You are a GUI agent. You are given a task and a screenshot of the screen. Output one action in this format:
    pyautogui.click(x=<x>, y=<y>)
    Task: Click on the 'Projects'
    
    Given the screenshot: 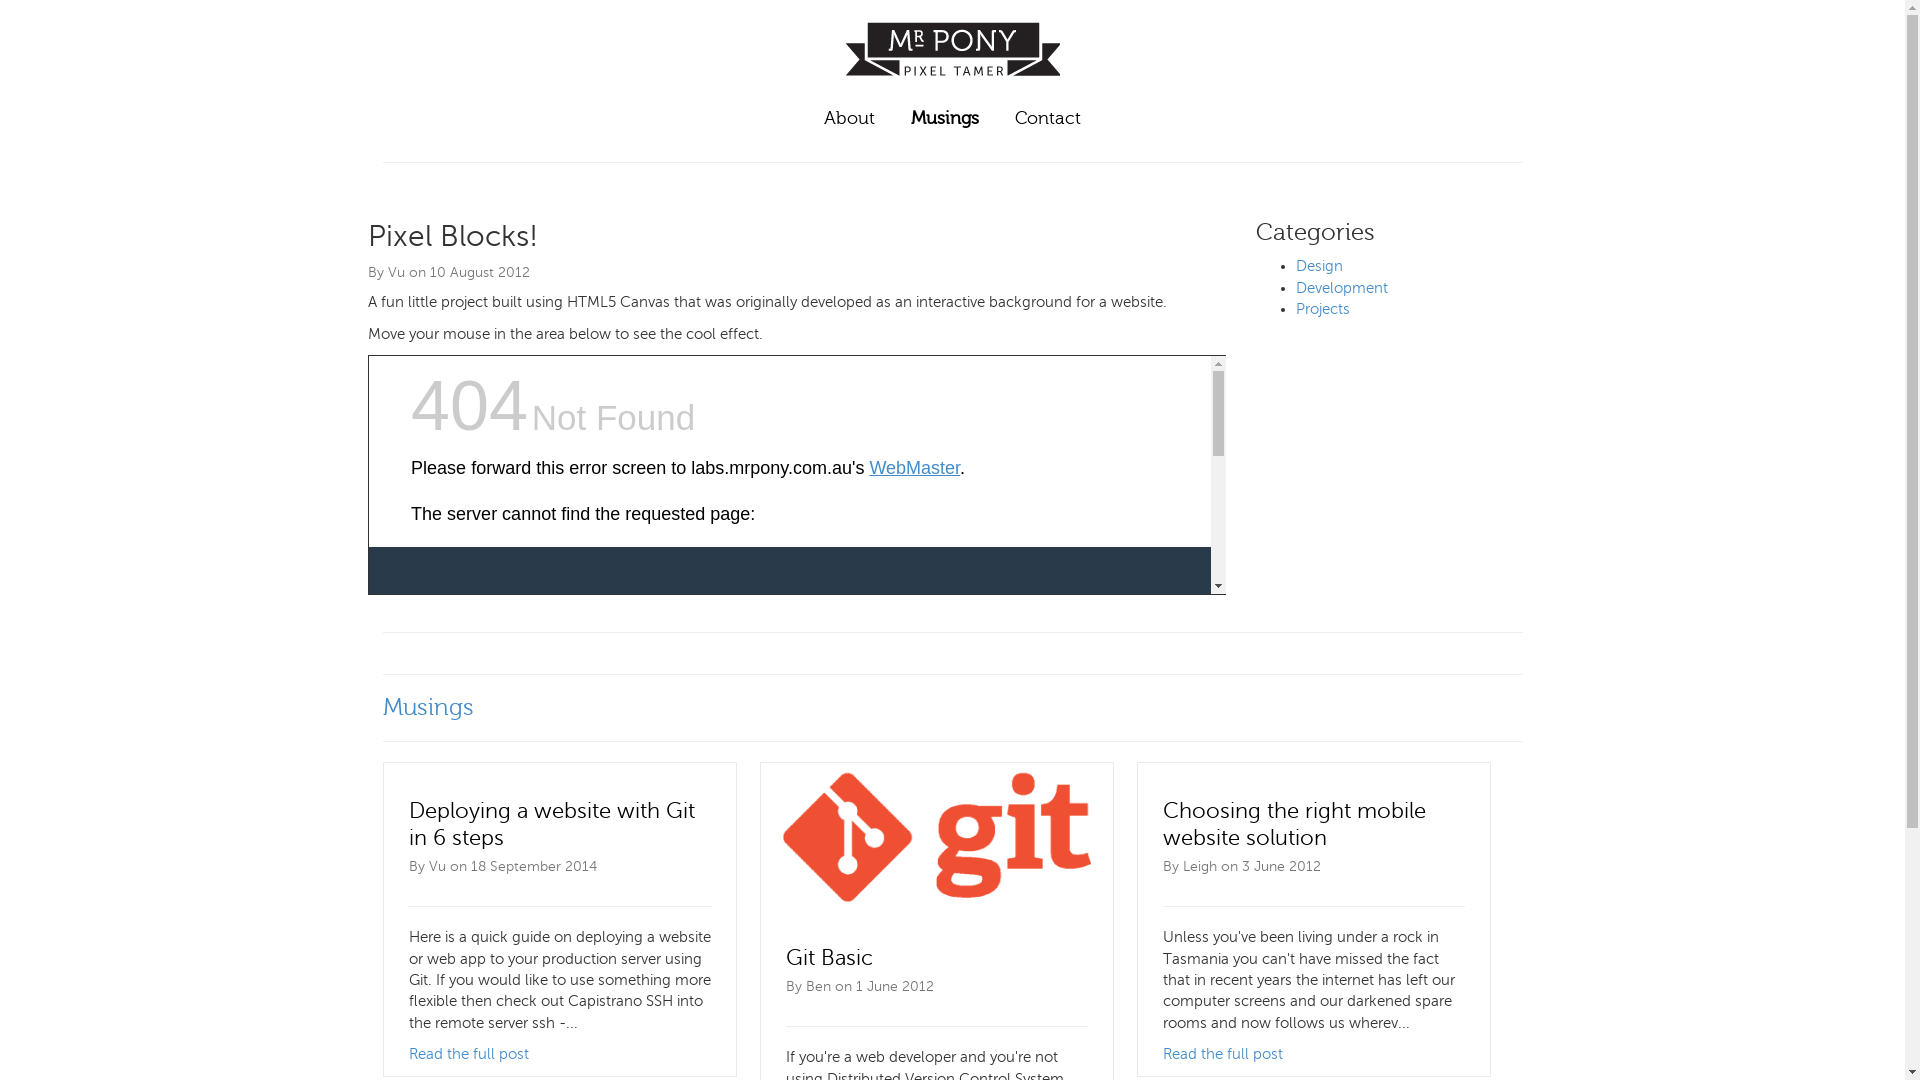 What is the action you would take?
    pyautogui.click(x=1323, y=308)
    